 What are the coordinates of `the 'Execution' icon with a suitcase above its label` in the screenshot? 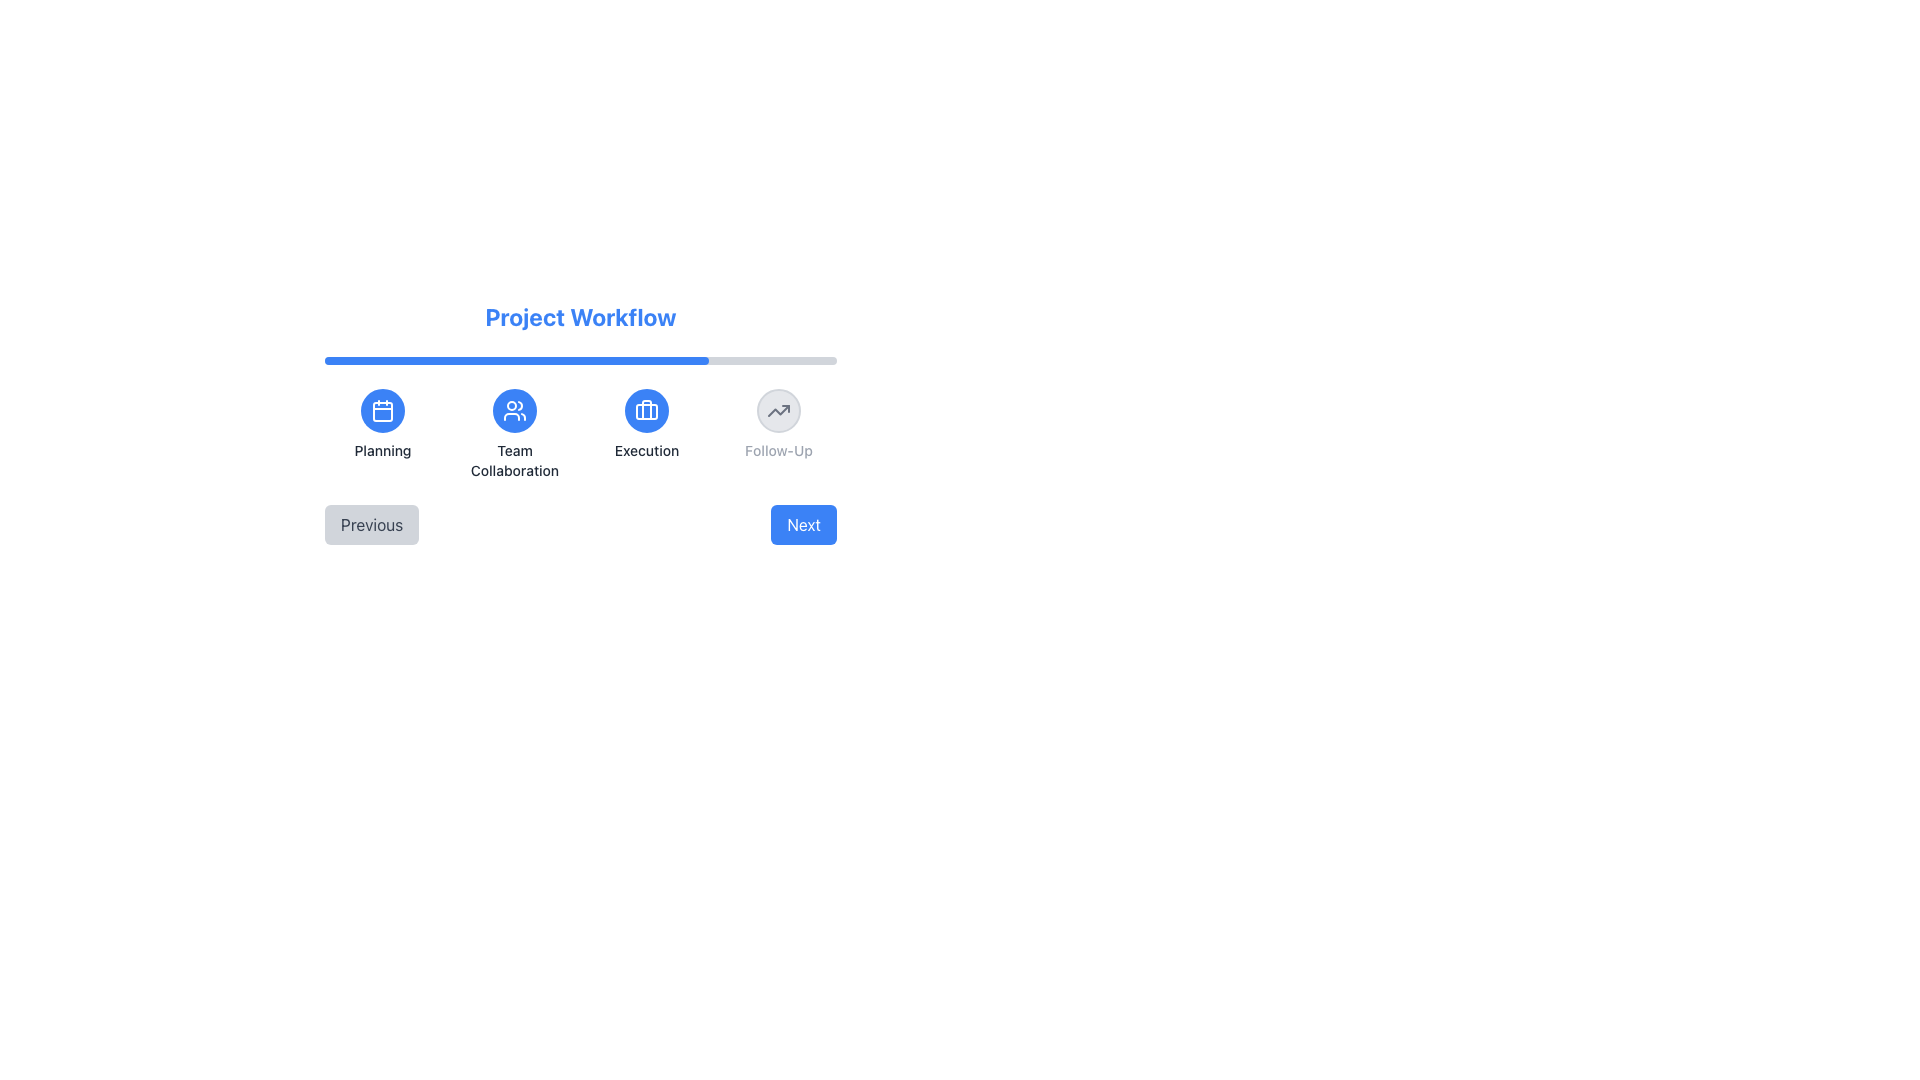 It's located at (647, 434).